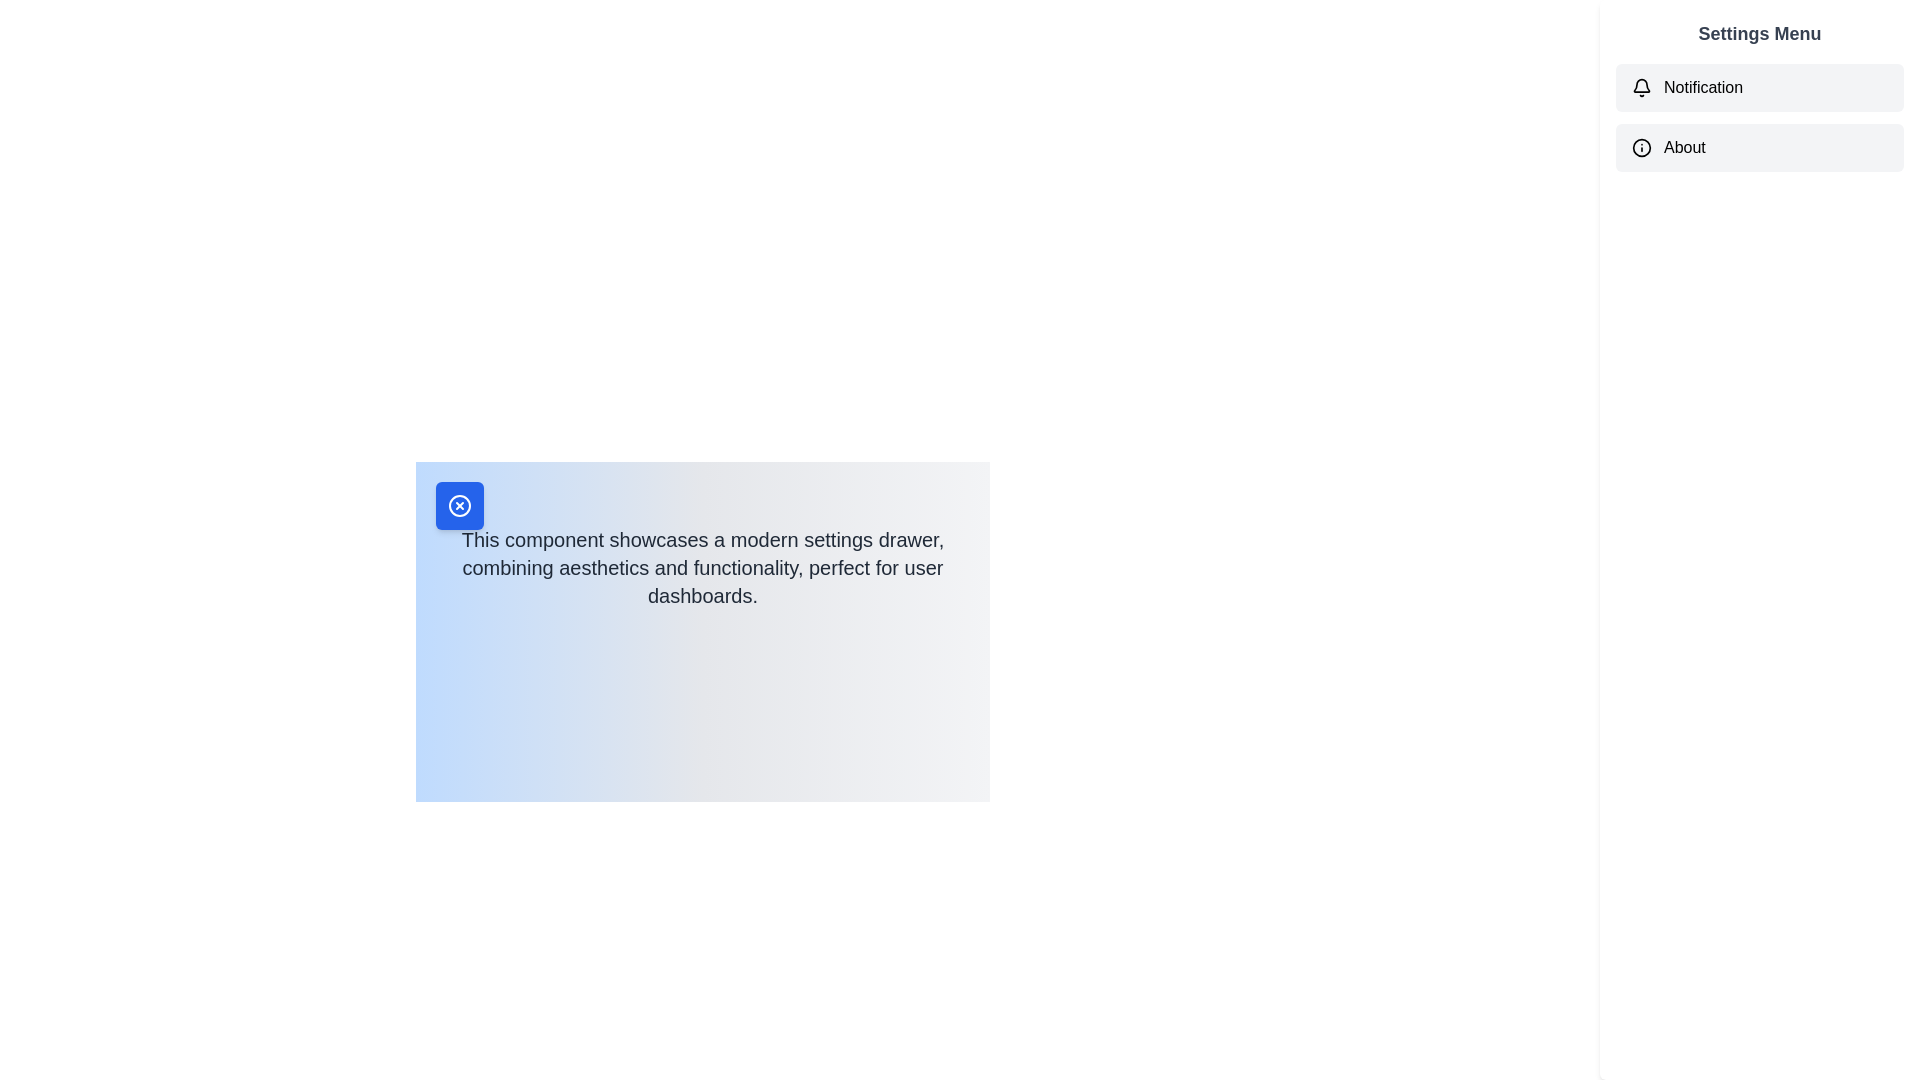  What do you see at coordinates (459, 504) in the screenshot?
I see `the circular icon with a cross inside it, which is styled with a modern design and located in the top-left corner of a rectangular card` at bounding box center [459, 504].